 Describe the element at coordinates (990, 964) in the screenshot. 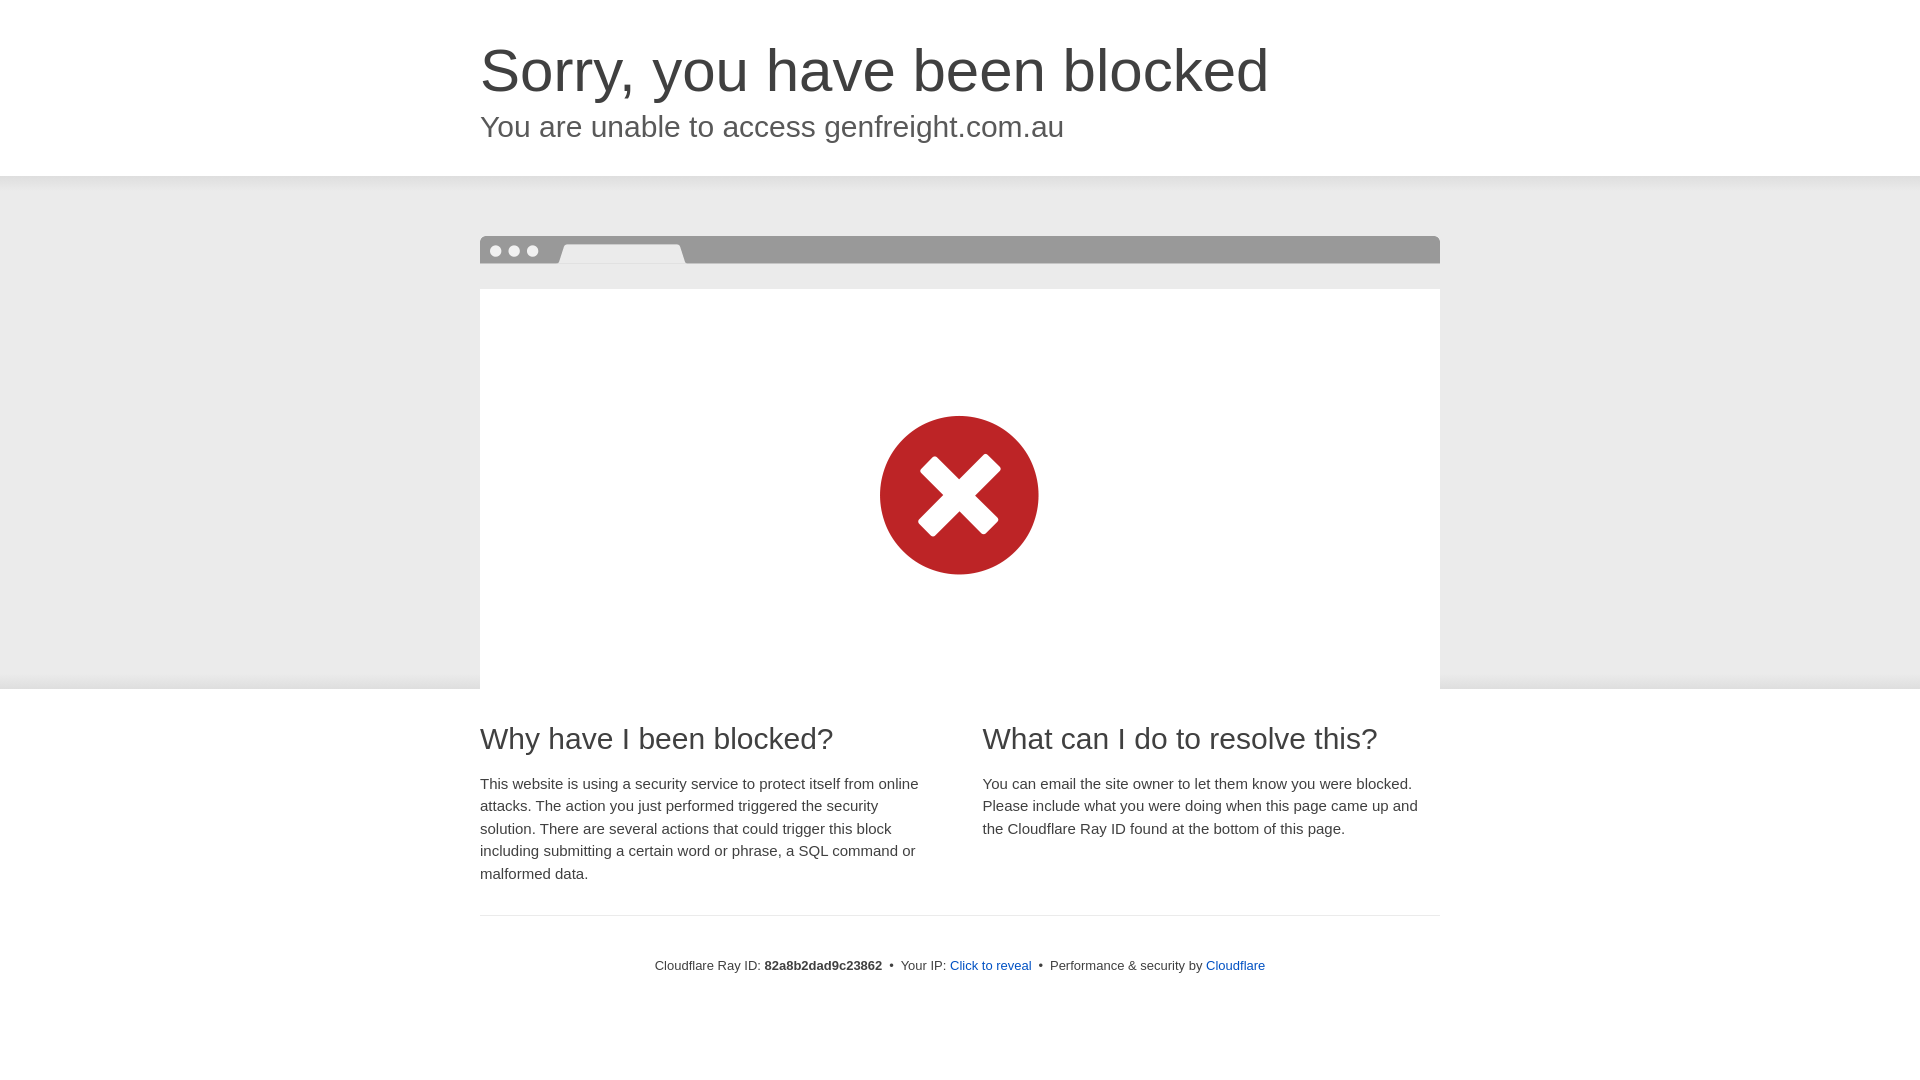

I see `'Click to reveal'` at that location.